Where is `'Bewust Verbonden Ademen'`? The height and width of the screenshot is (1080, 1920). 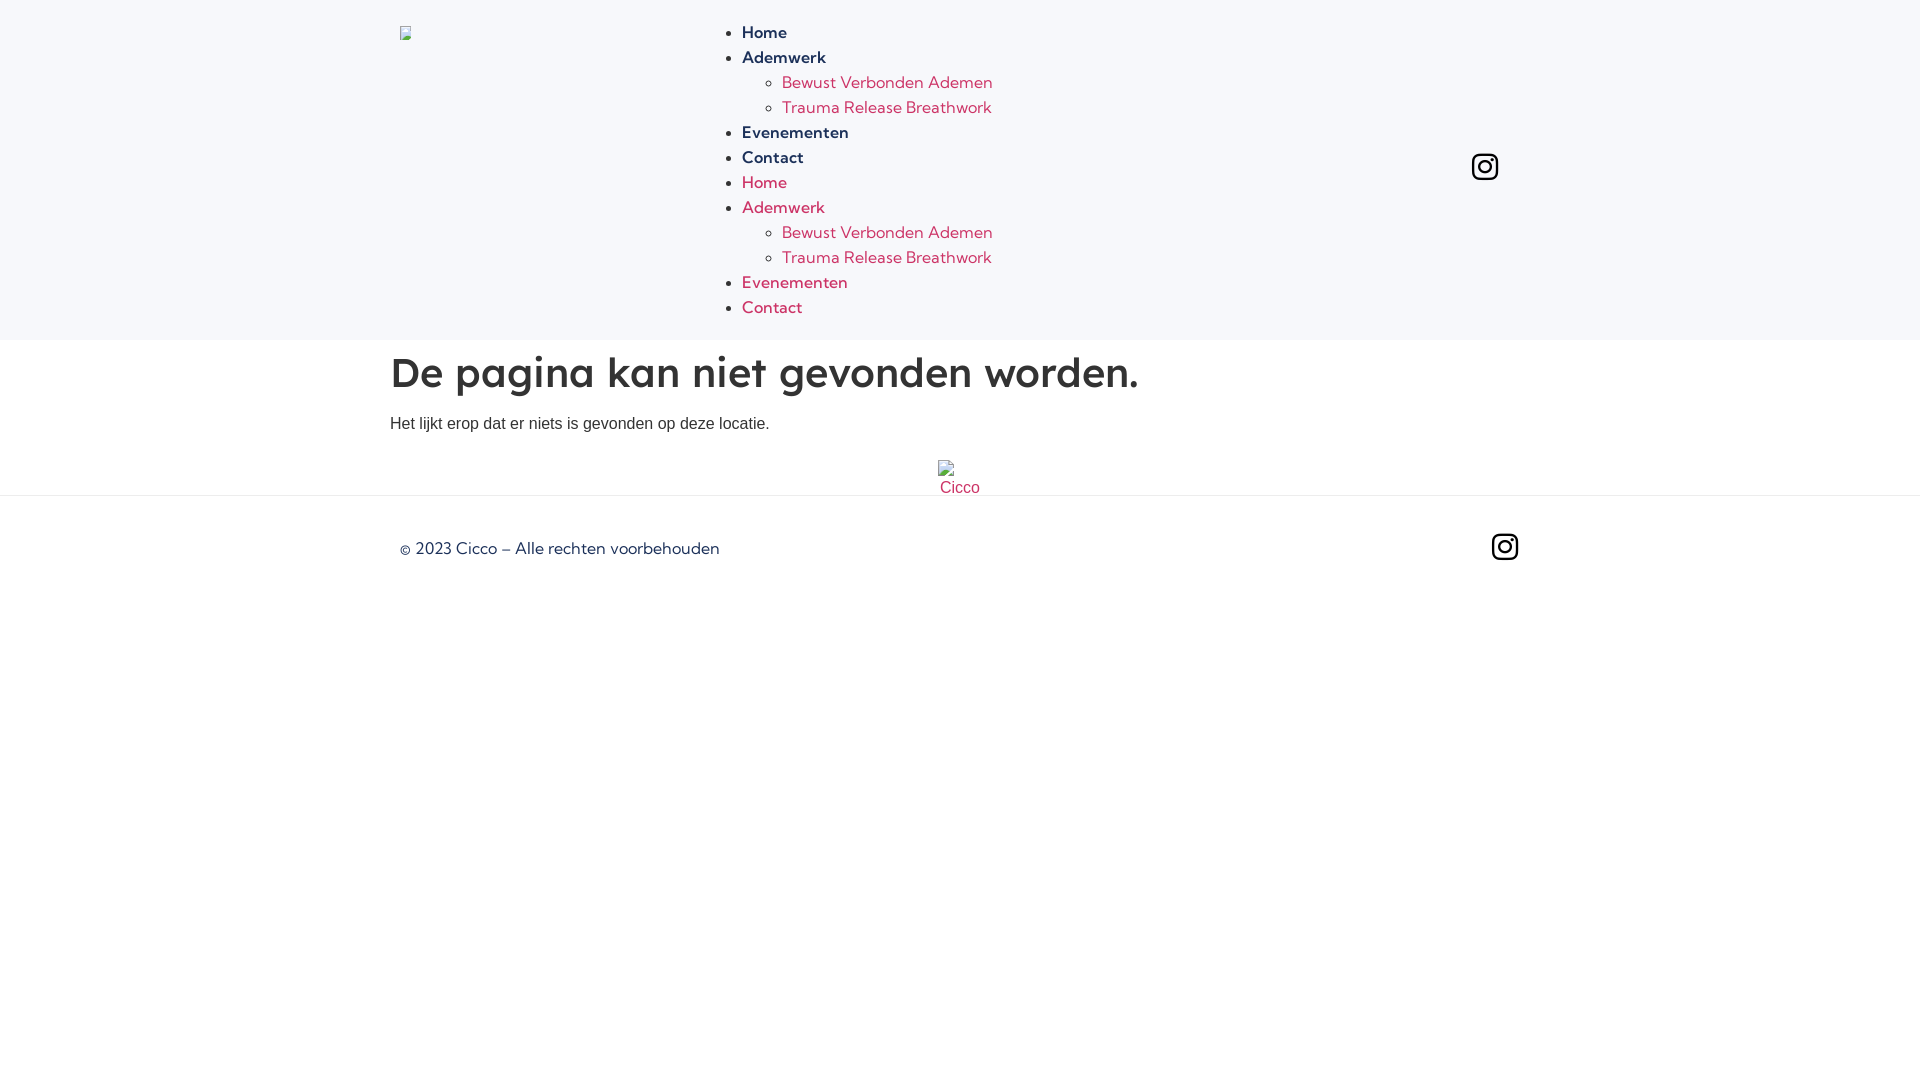
'Bewust Verbonden Ademen' is located at coordinates (781, 80).